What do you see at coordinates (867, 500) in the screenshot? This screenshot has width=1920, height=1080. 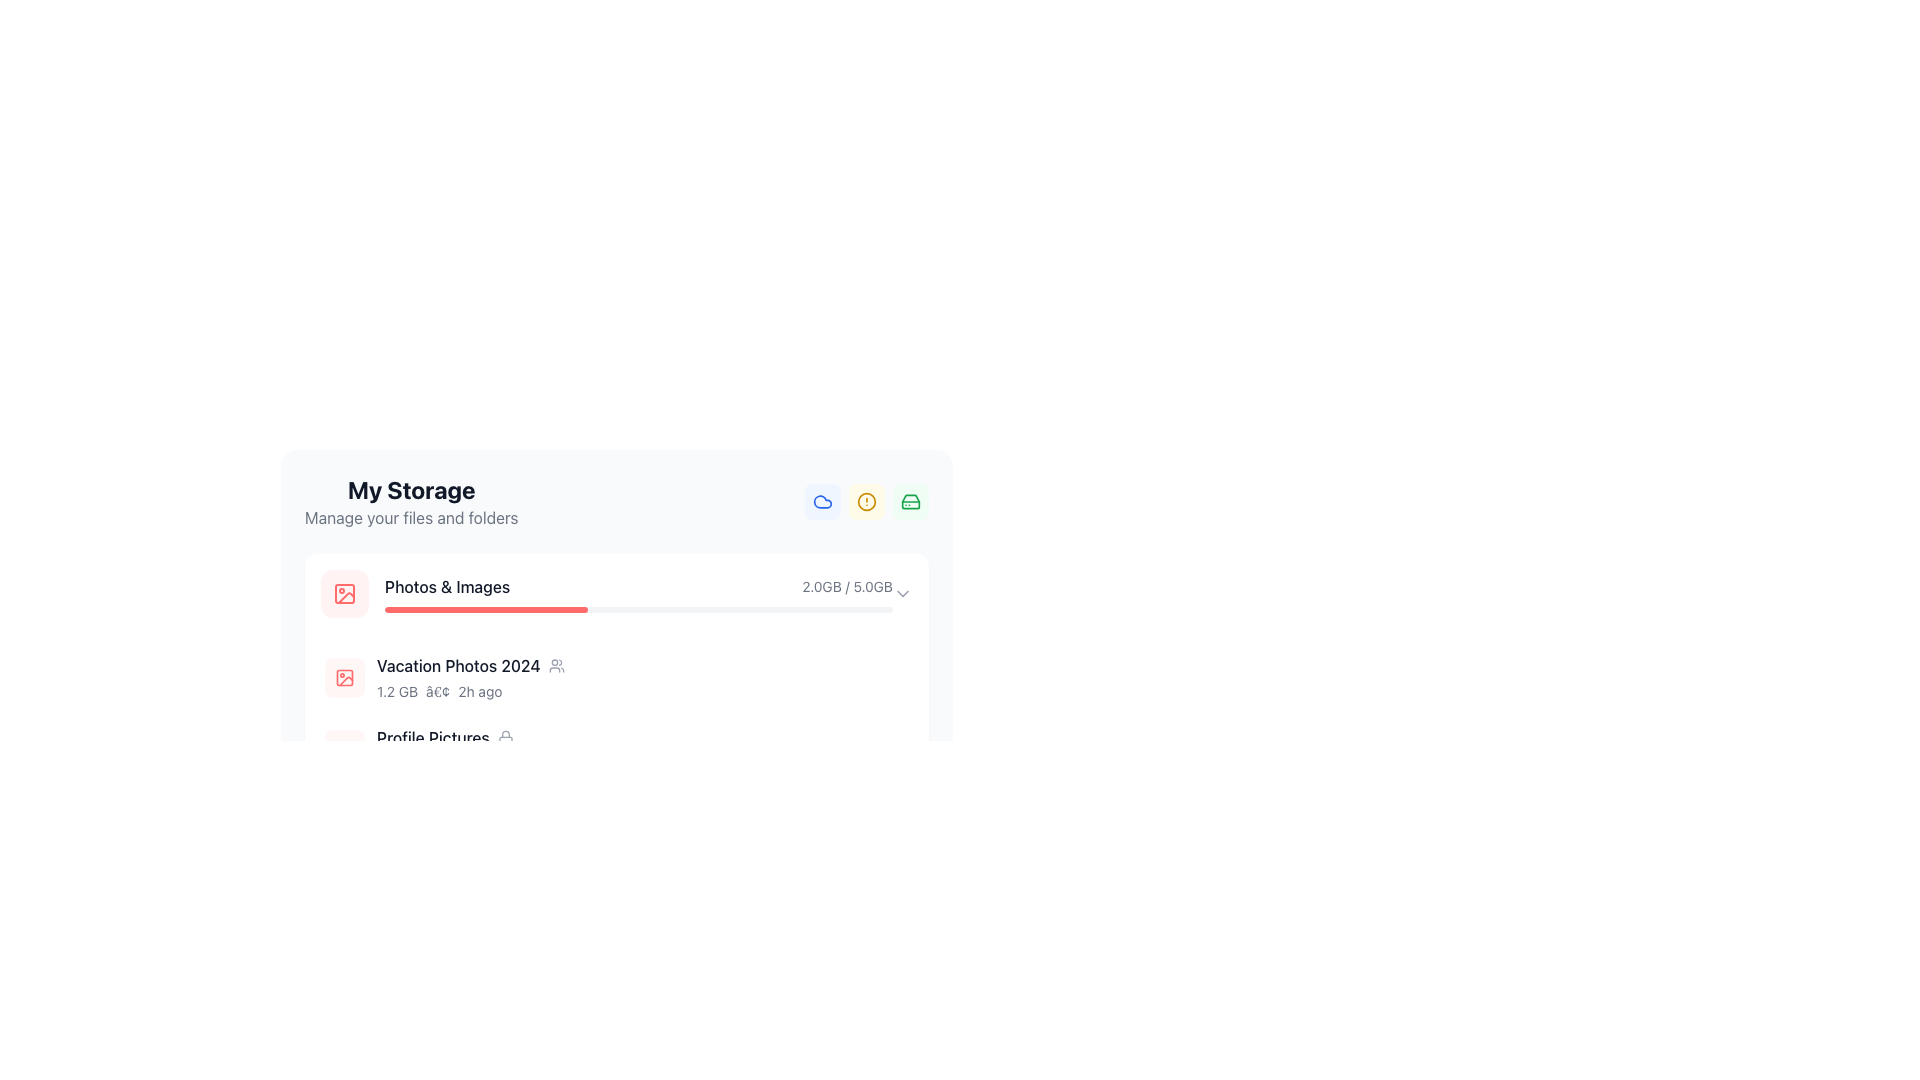 I see `the central circular icon located in the top-right corner of the interface, which is part of a group of graphical representations` at bounding box center [867, 500].